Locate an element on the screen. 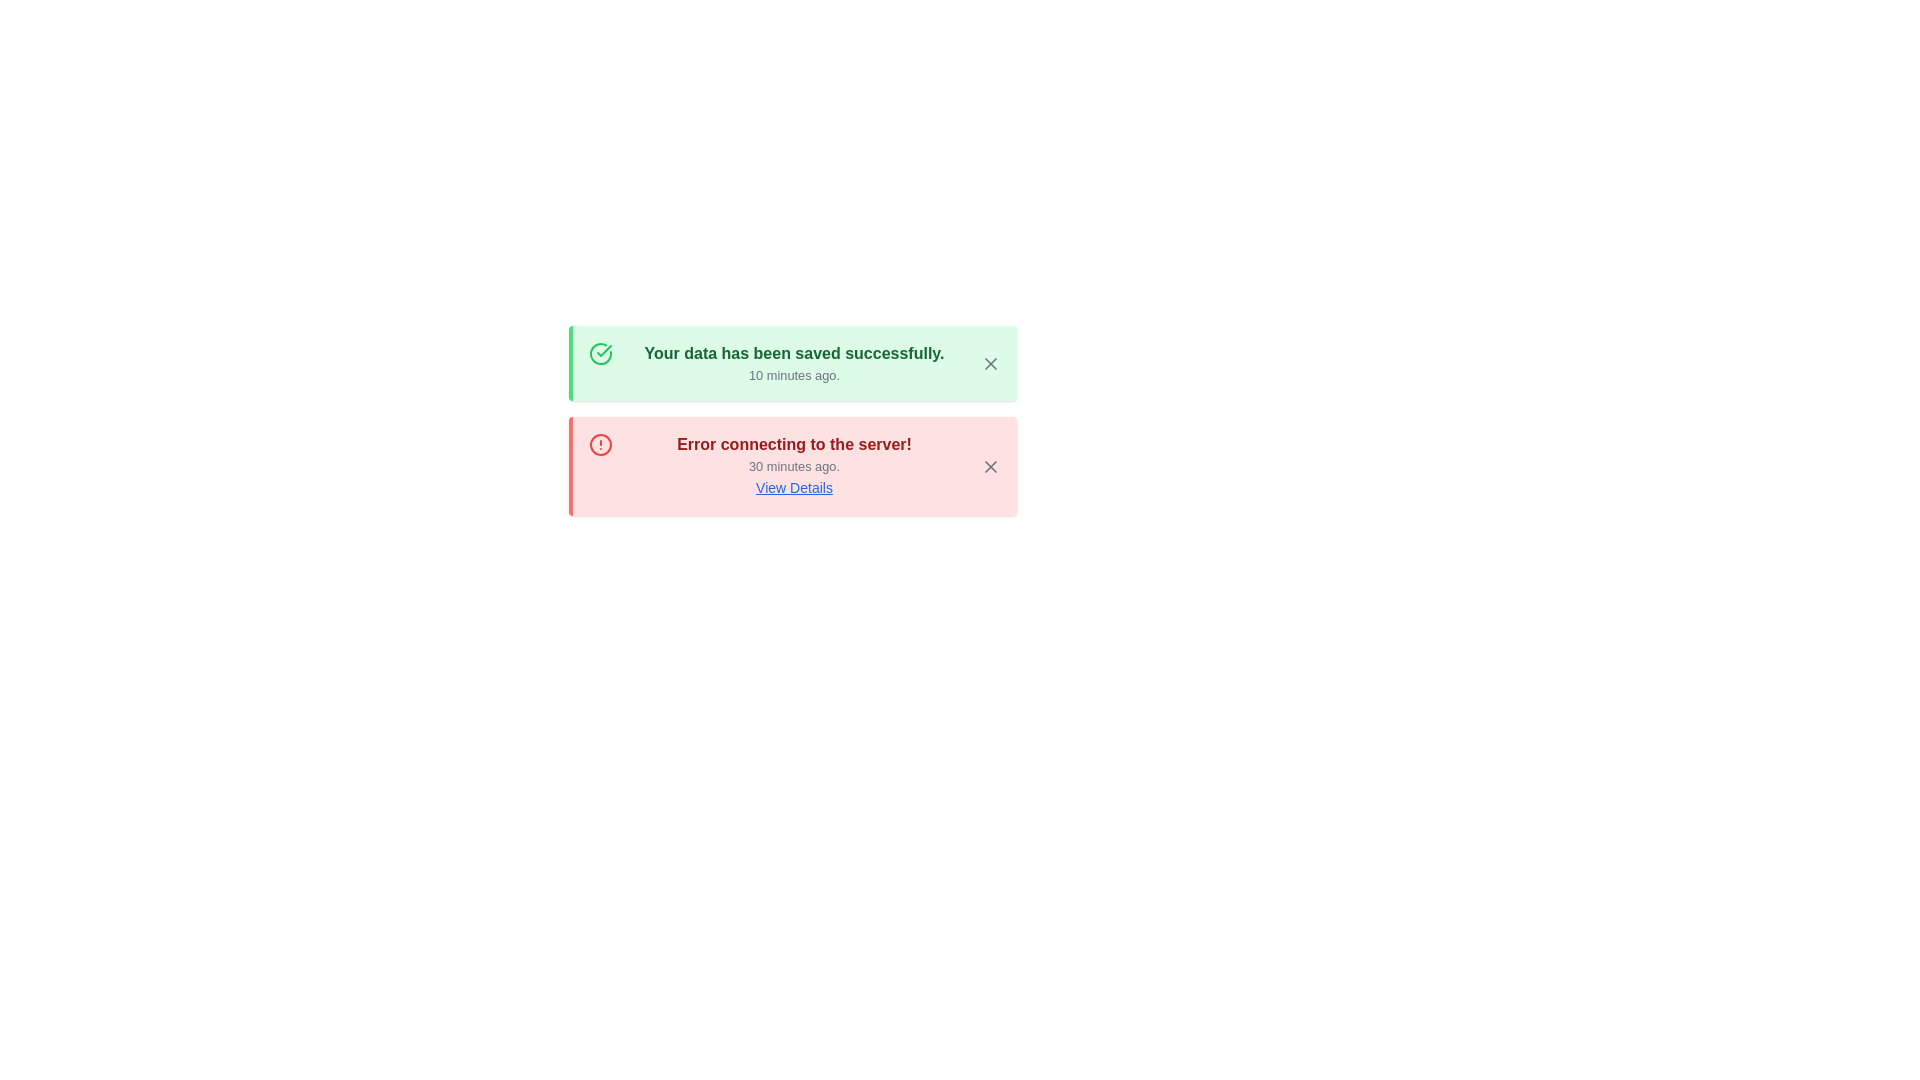  checkmark icon, which is part of a circular SVG-styled success notification, by opening the developer tools is located at coordinates (603, 350).